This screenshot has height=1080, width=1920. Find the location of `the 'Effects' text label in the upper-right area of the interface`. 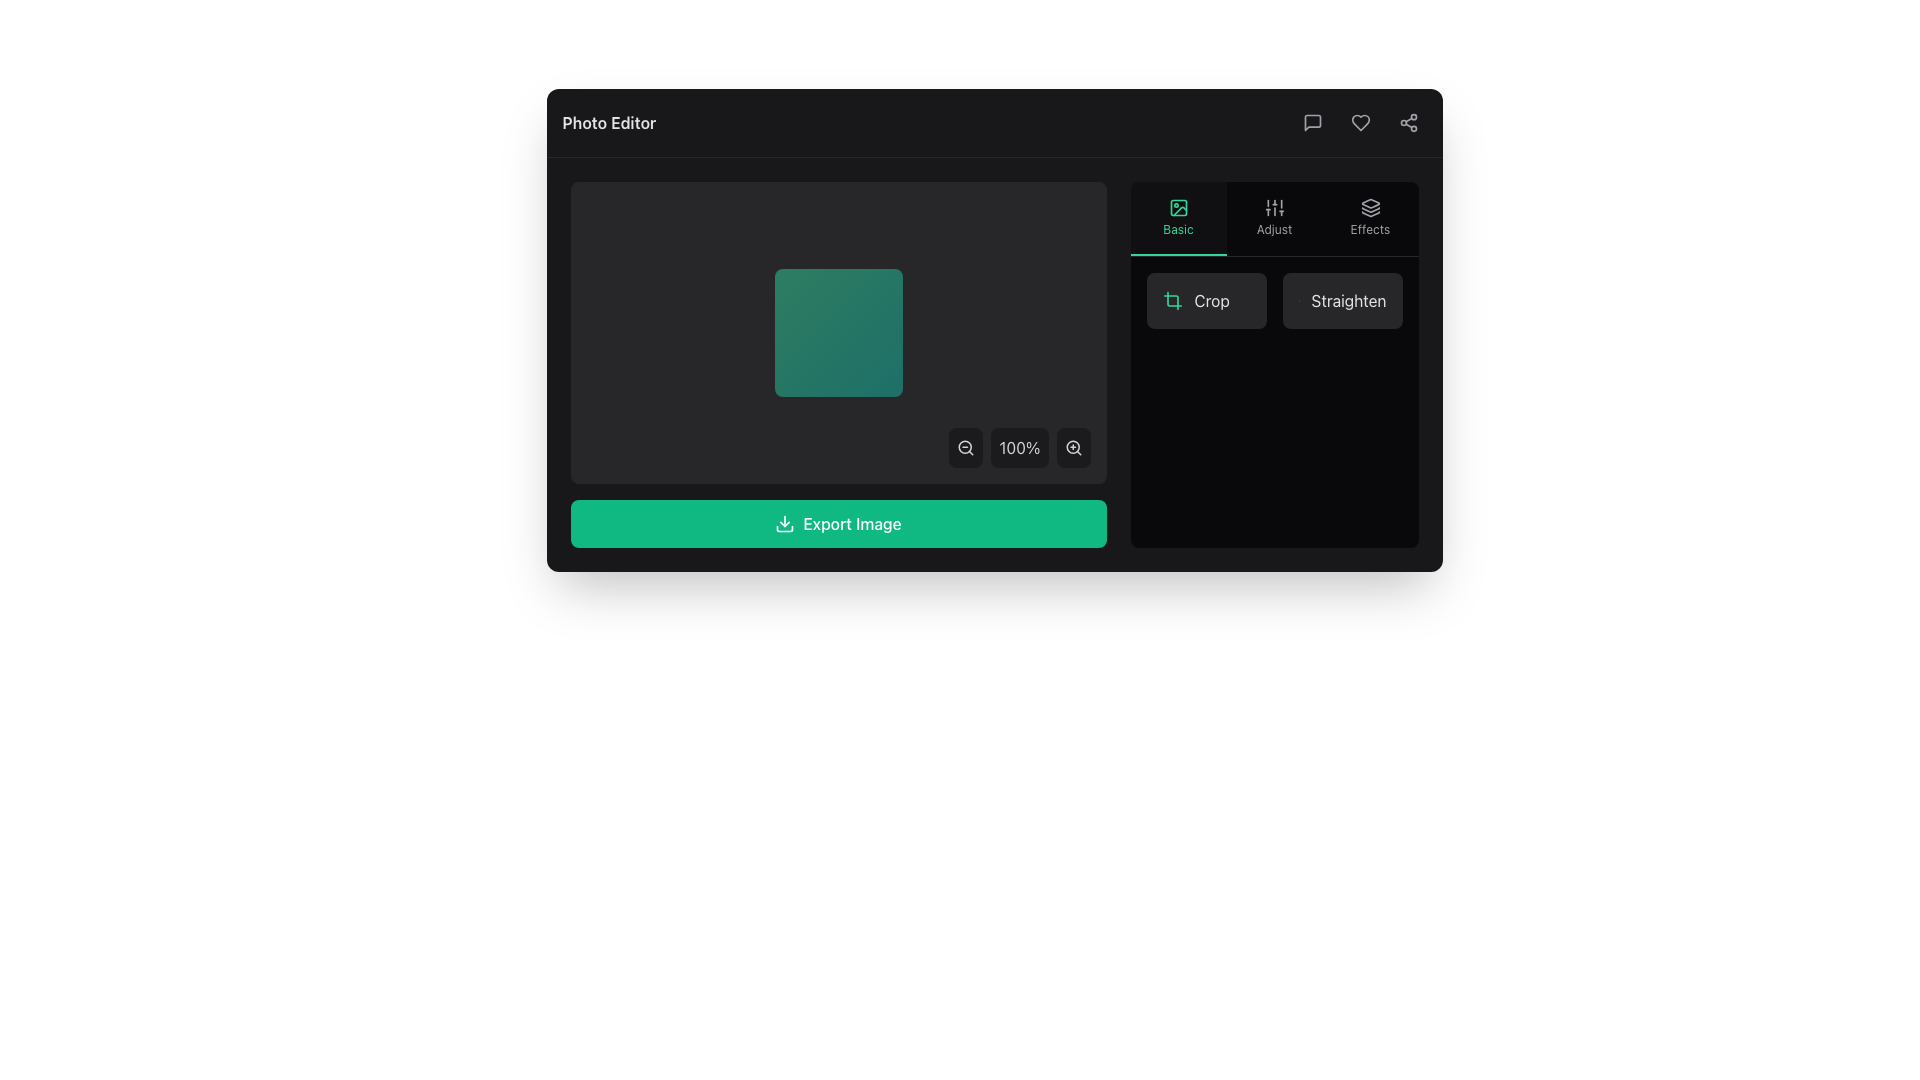

the 'Effects' text label in the upper-right area of the interface is located at coordinates (1369, 229).